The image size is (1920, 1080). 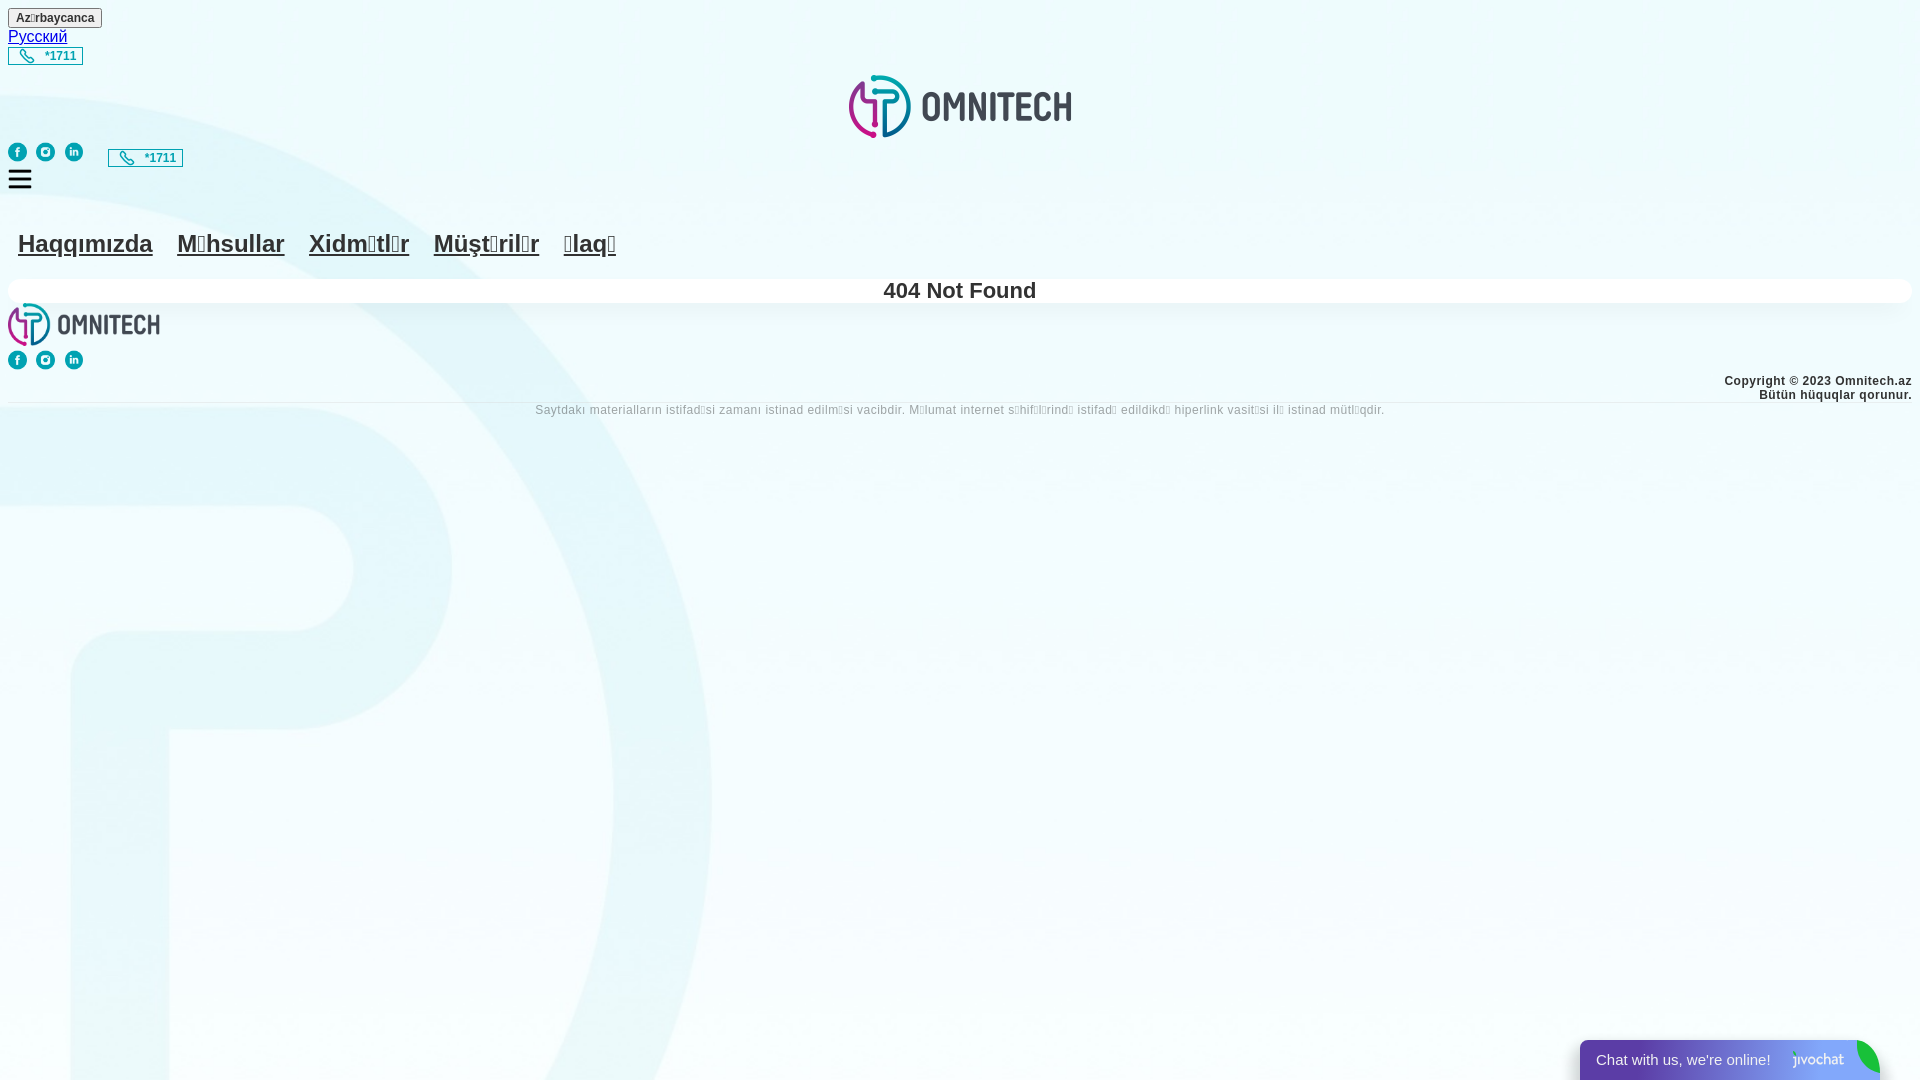 What do you see at coordinates (45, 53) in the screenshot?
I see `'*1711'` at bounding box center [45, 53].